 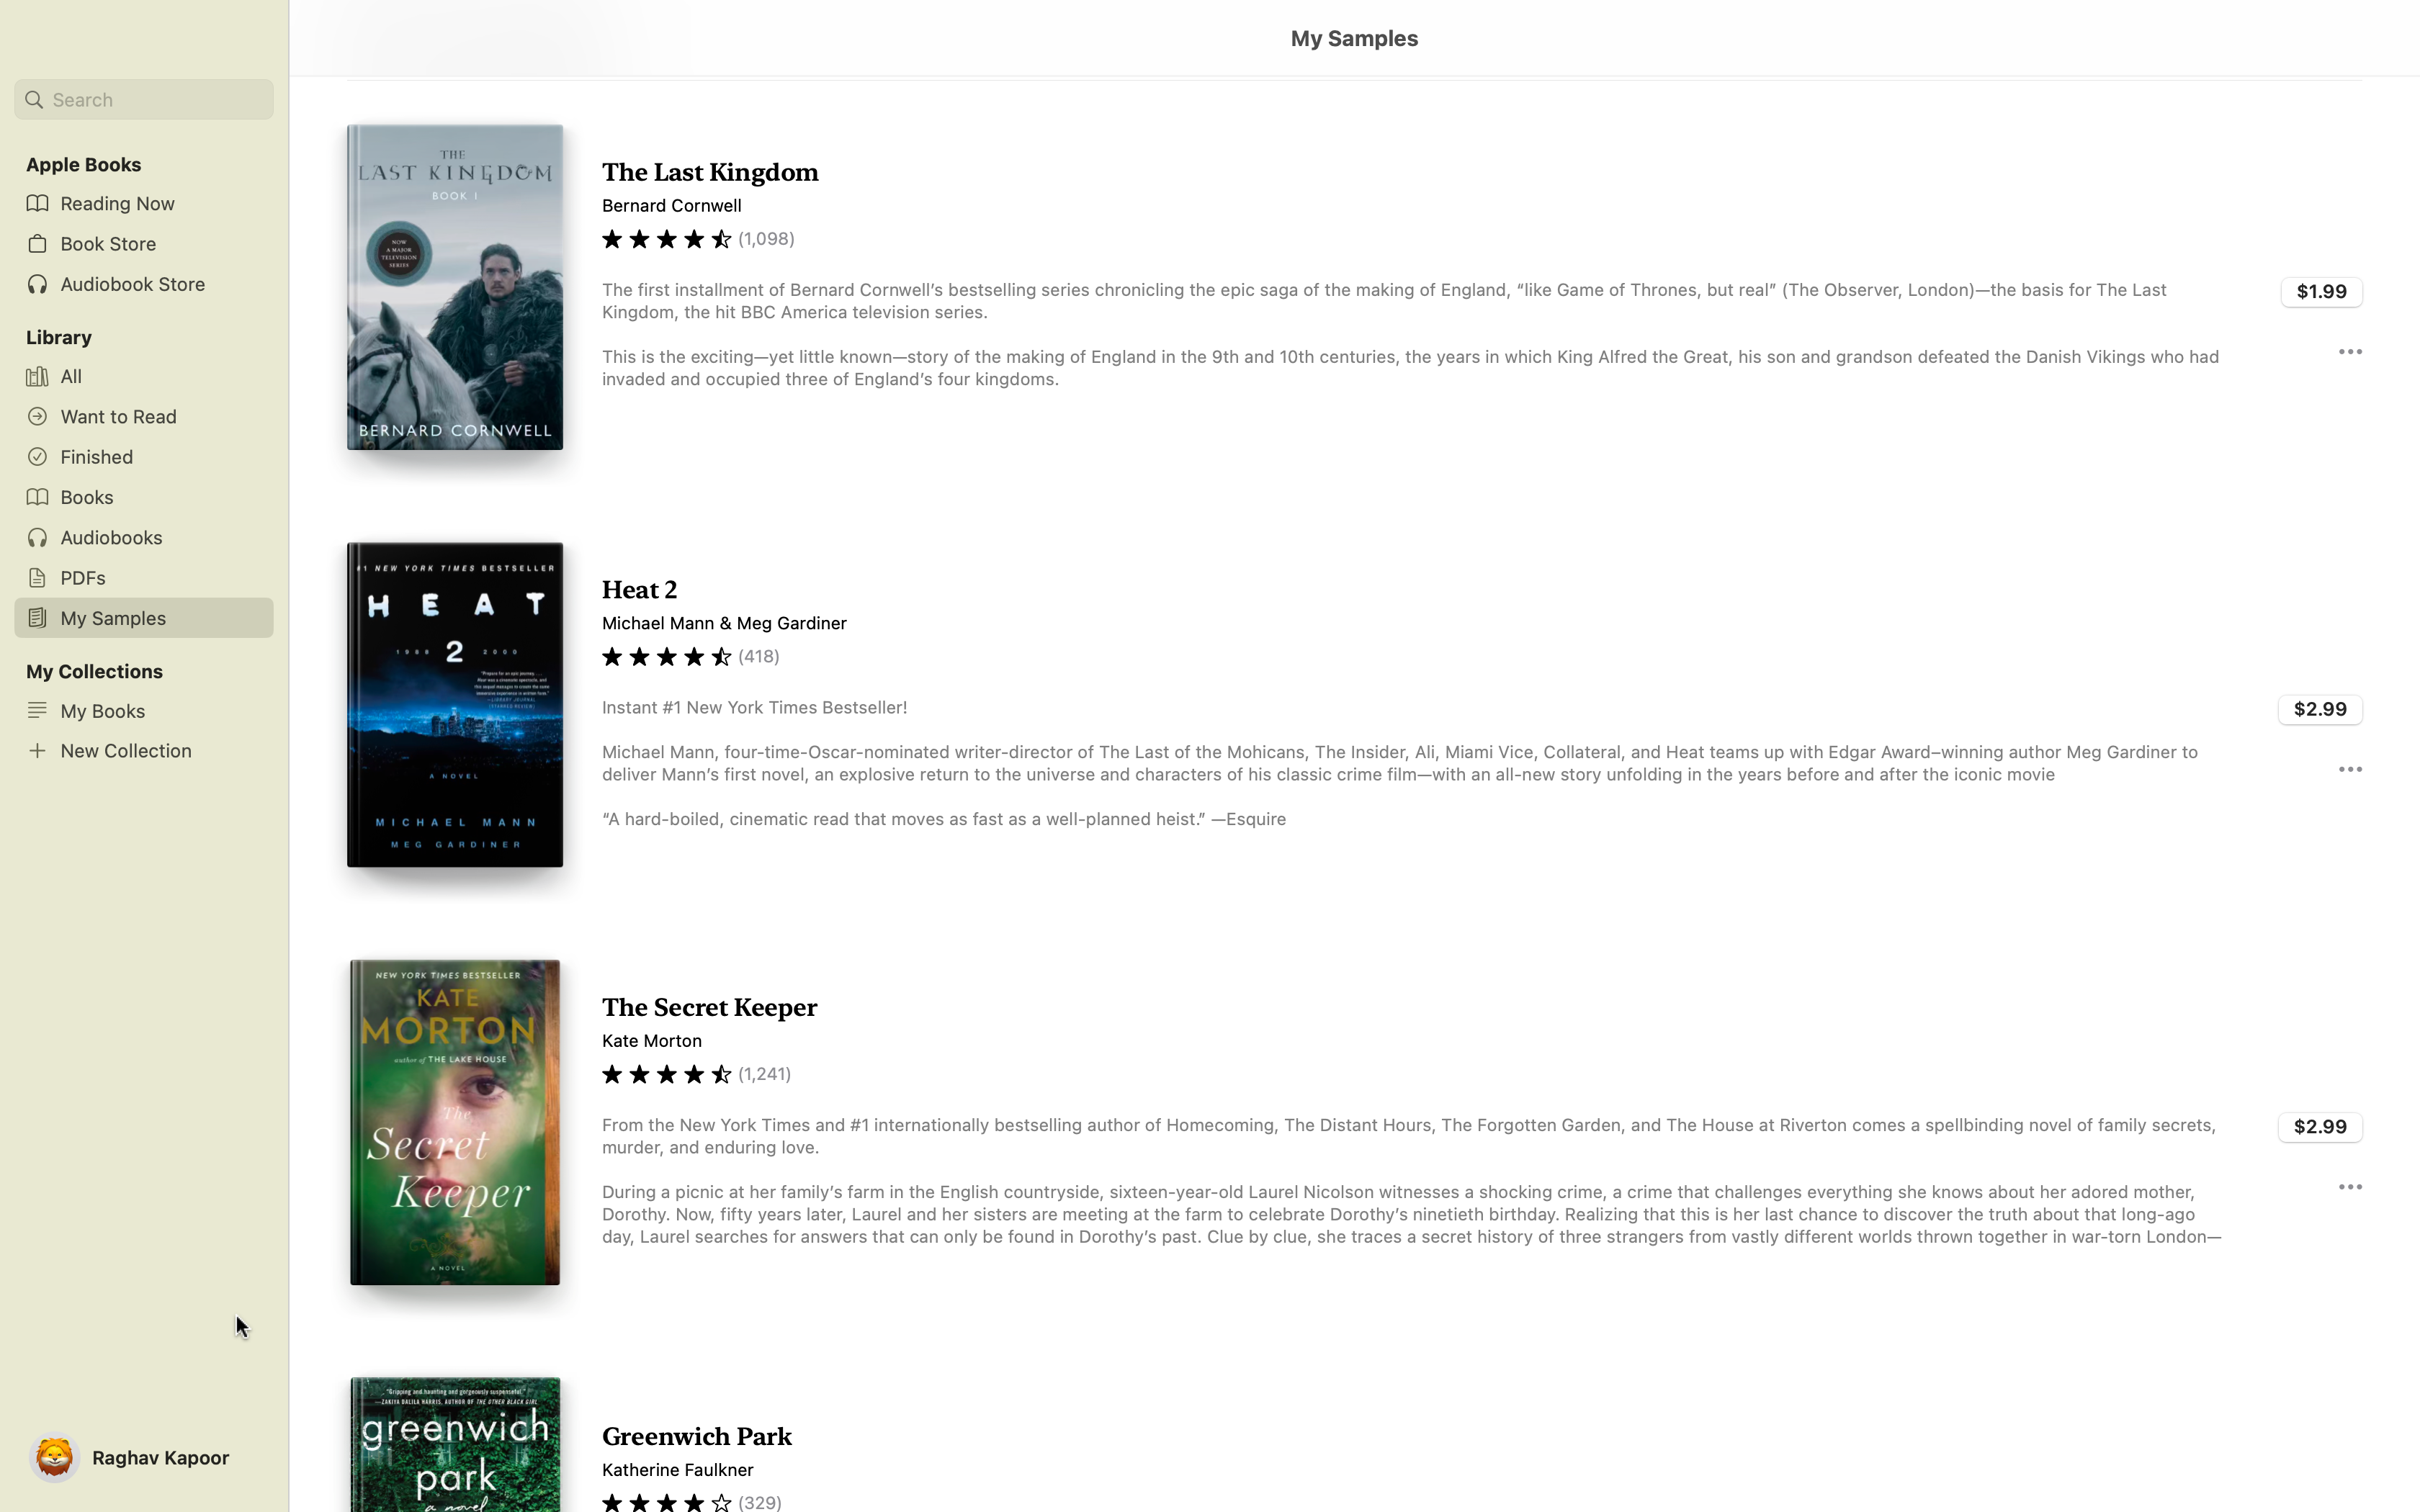 What do you see at coordinates (7890410, 2490264) in the screenshot?
I see `Explore more selections for "Secret Keeper` at bounding box center [7890410, 2490264].